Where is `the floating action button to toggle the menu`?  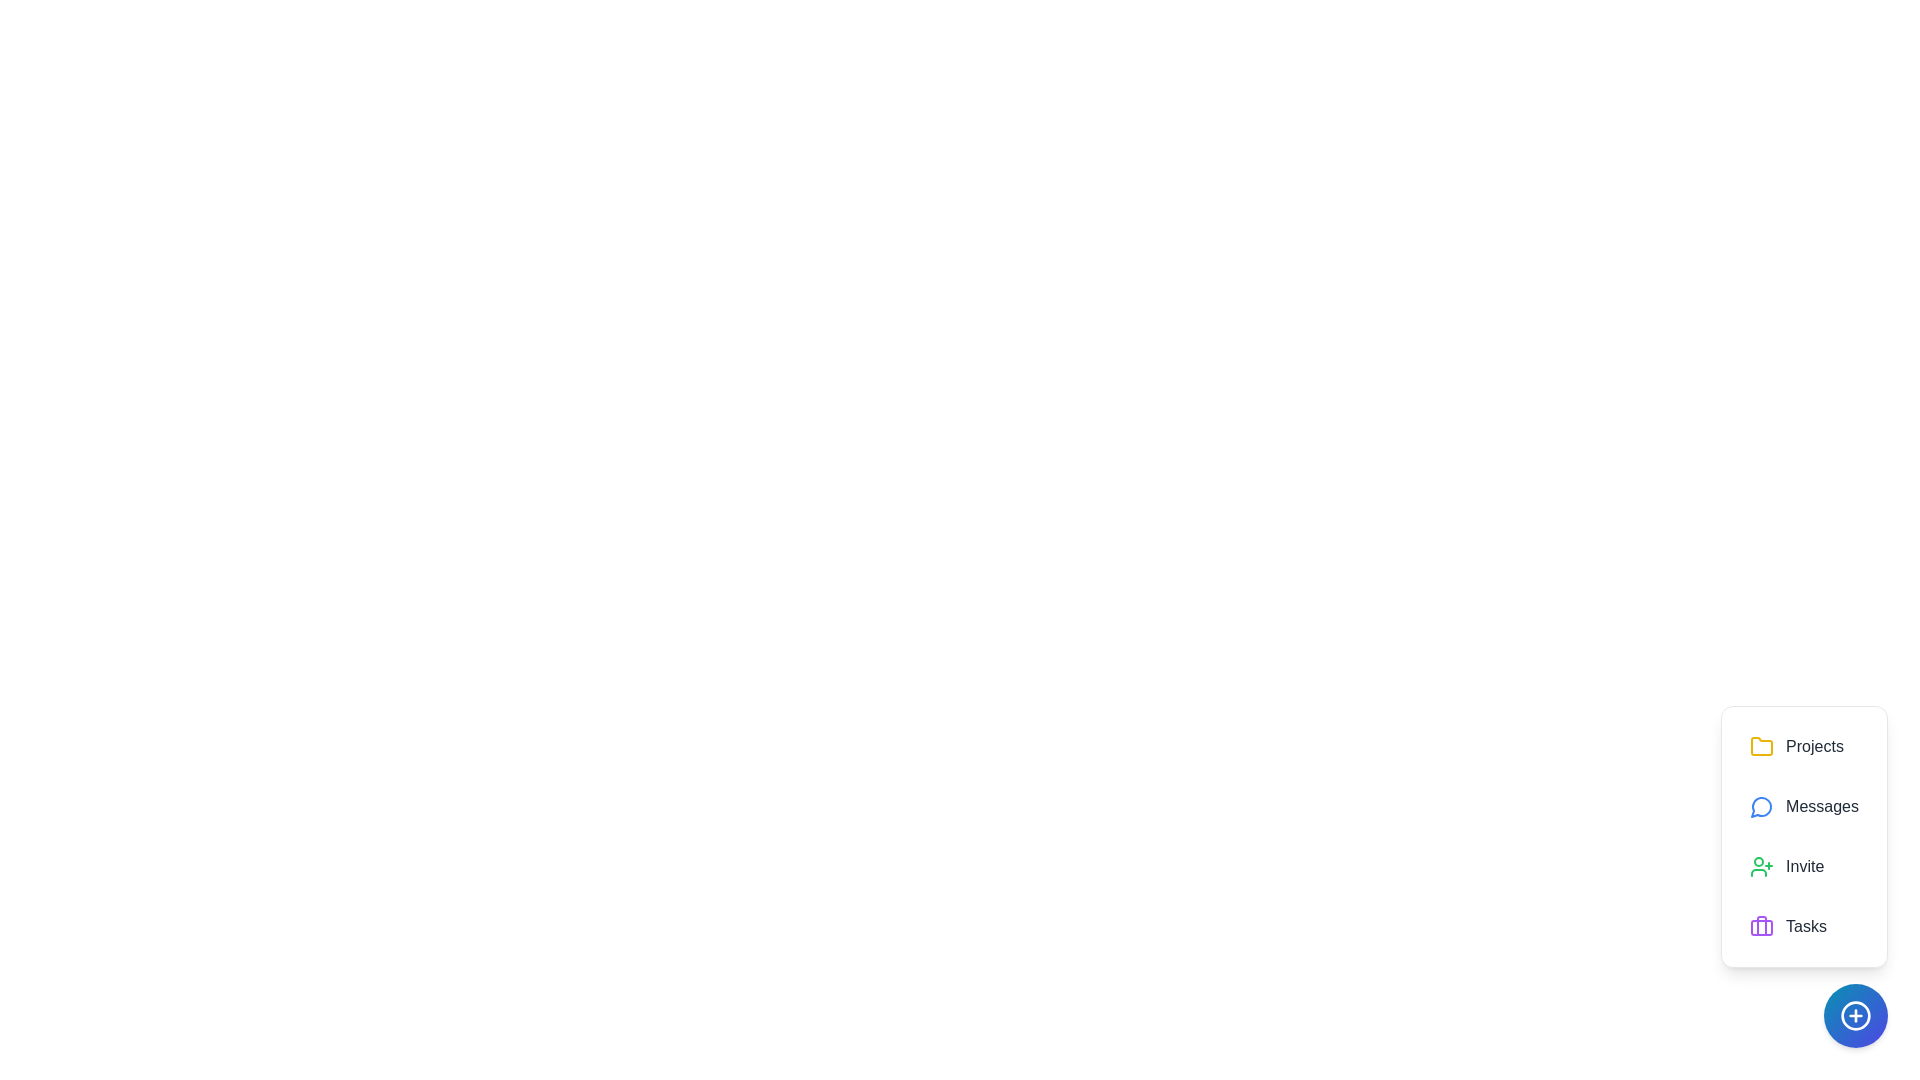 the floating action button to toggle the menu is located at coordinates (1855, 1015).